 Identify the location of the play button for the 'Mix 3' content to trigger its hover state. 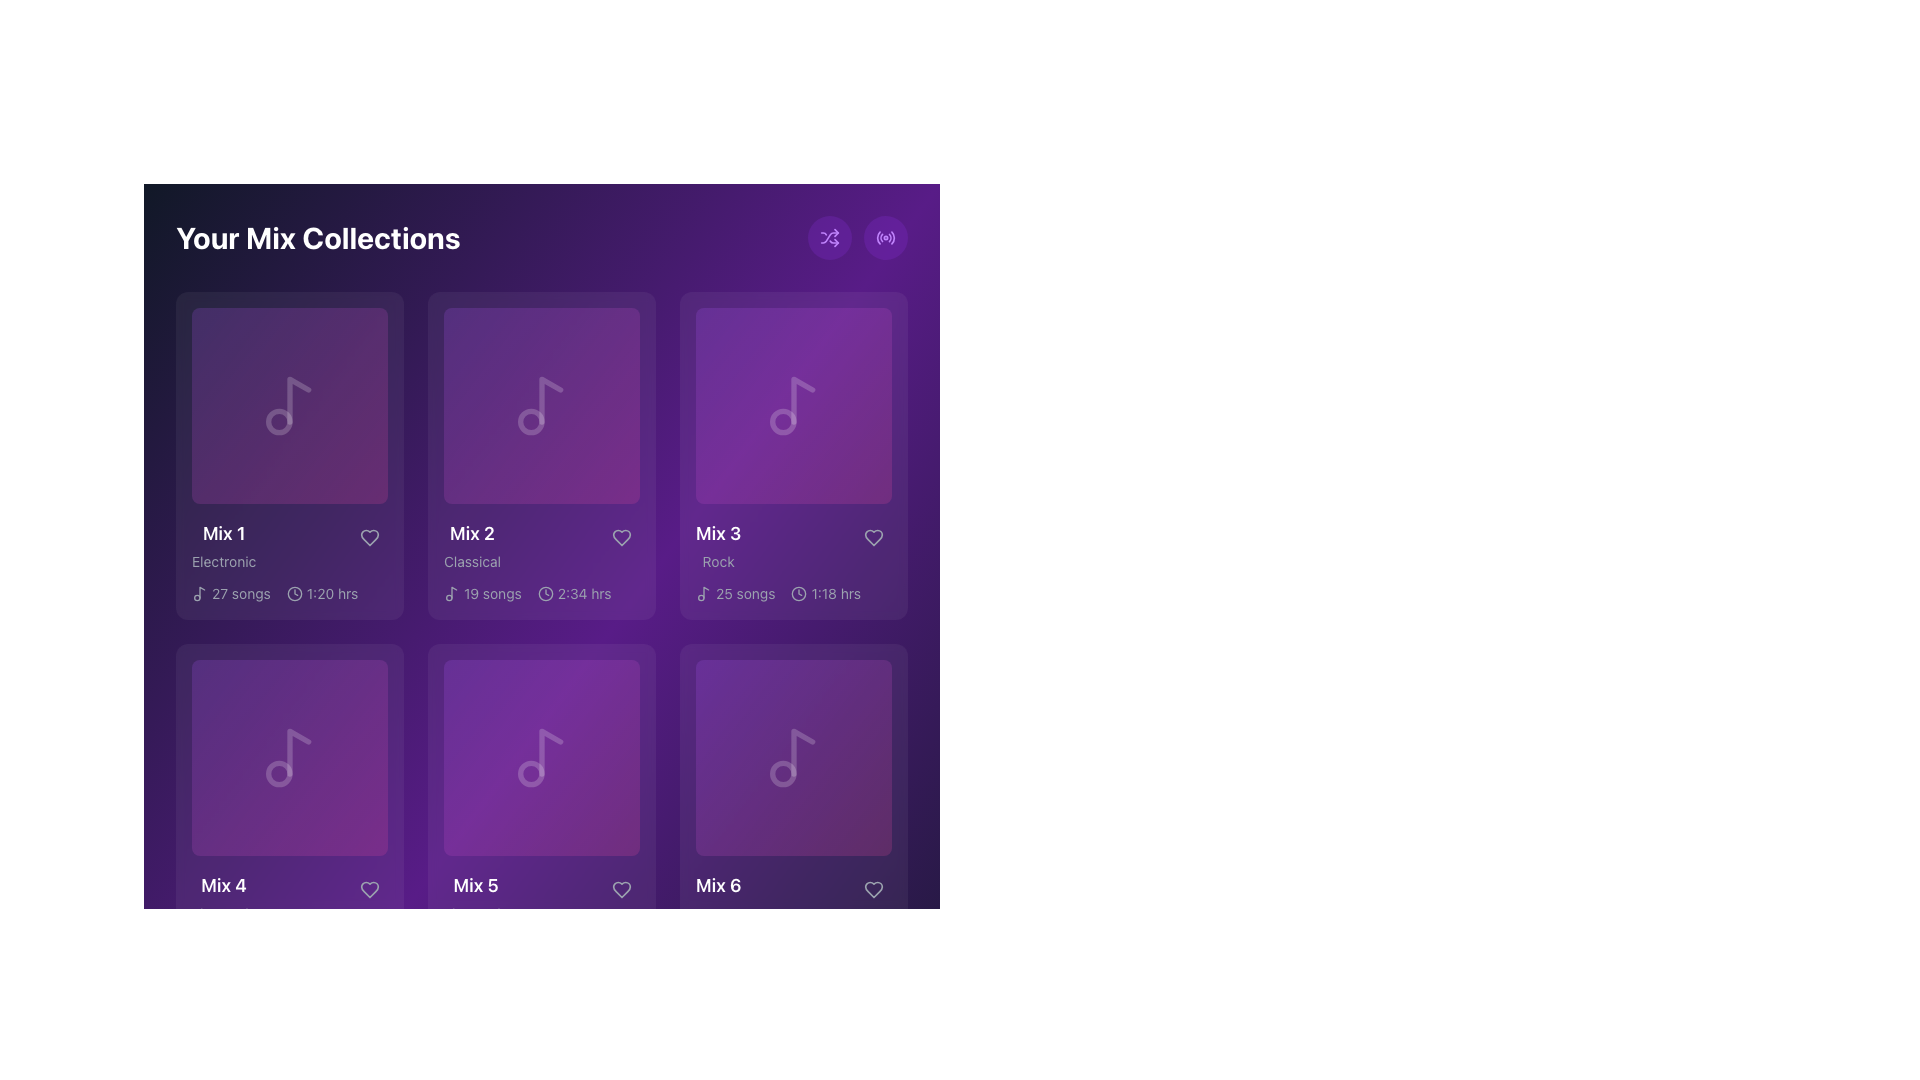
(792, 405).